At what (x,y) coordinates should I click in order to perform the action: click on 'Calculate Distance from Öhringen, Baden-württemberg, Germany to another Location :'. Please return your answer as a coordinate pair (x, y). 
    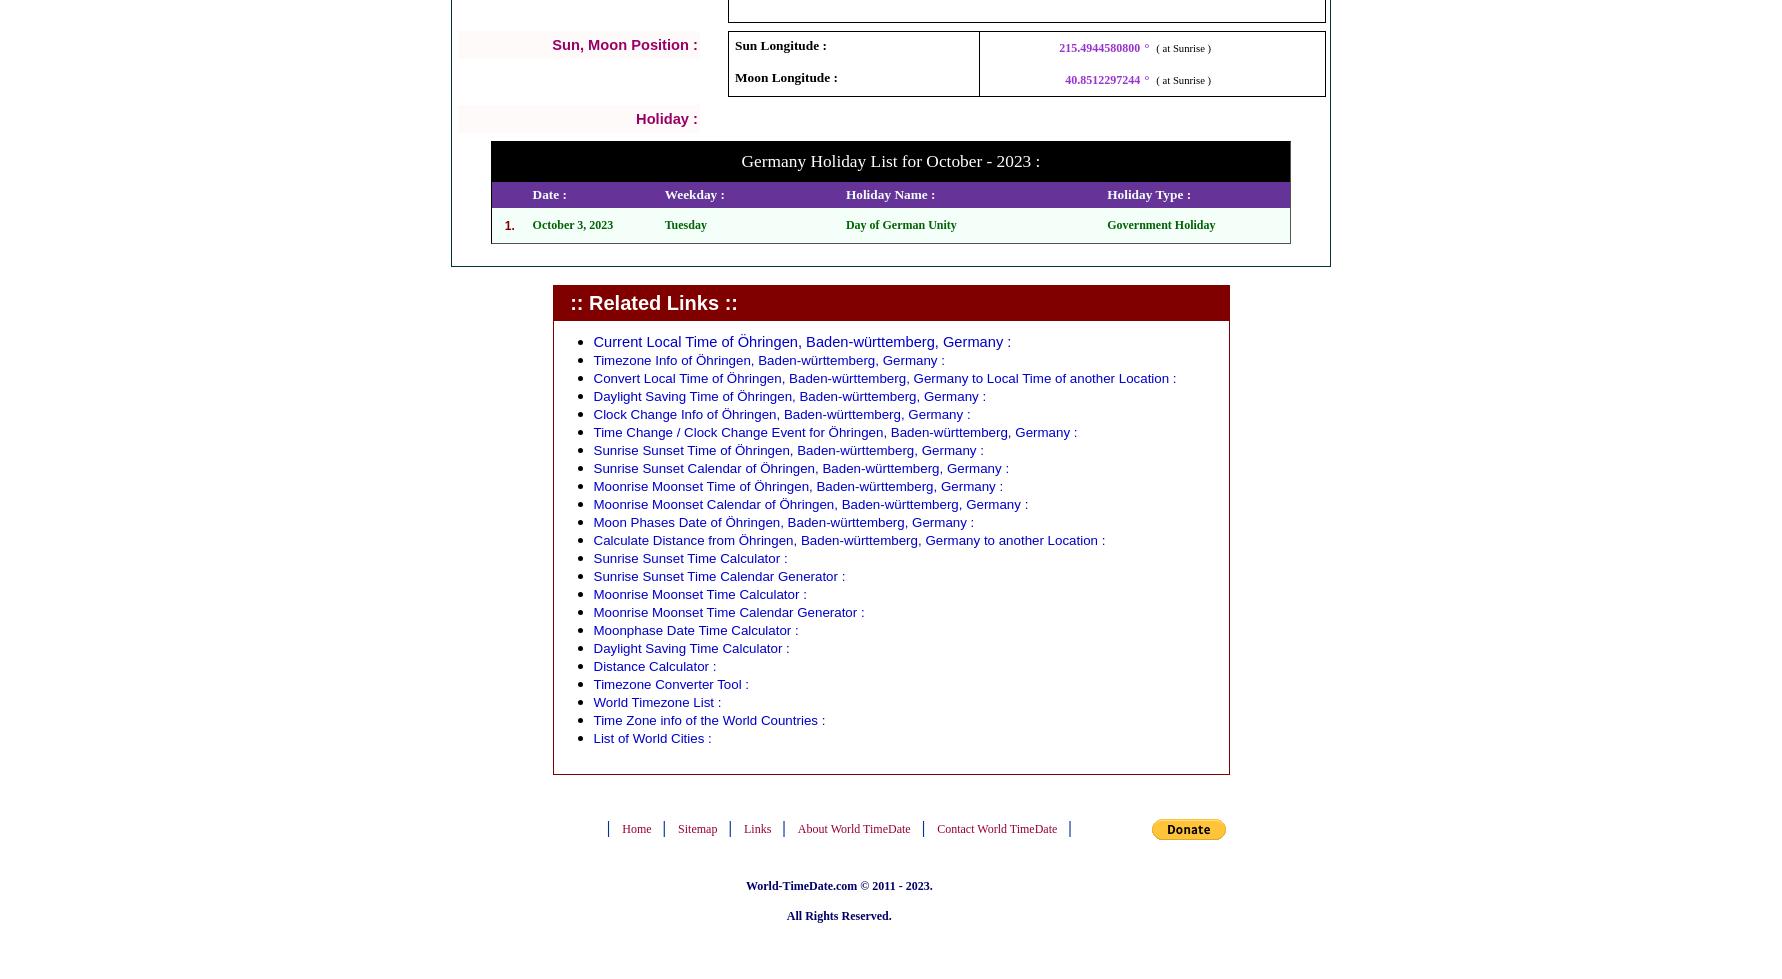
    Looking at the image, I should click on (847, 538).